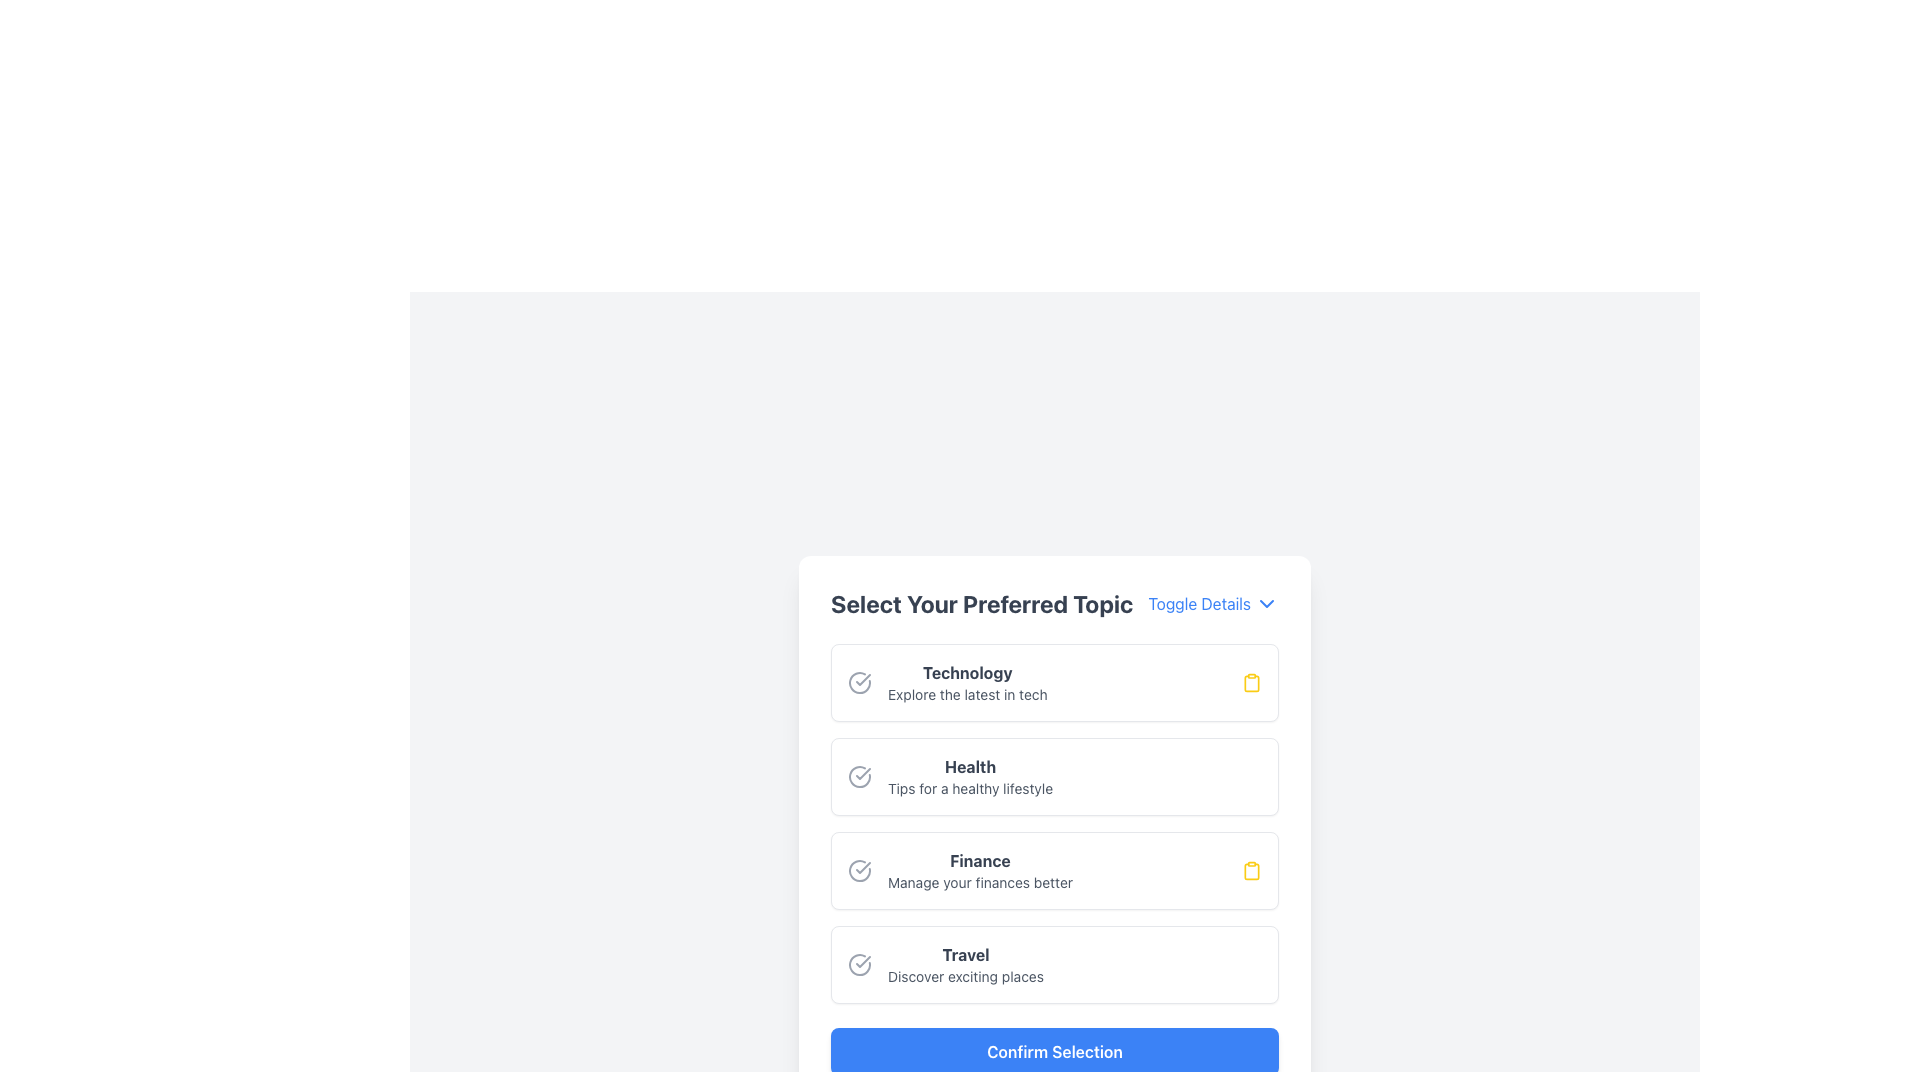 The image size is (1920, 1080). I want to click on the last selectable list item labeled 'Travel', which is positioned below the 'Finance' item in a card interface, so click(1054, 963).